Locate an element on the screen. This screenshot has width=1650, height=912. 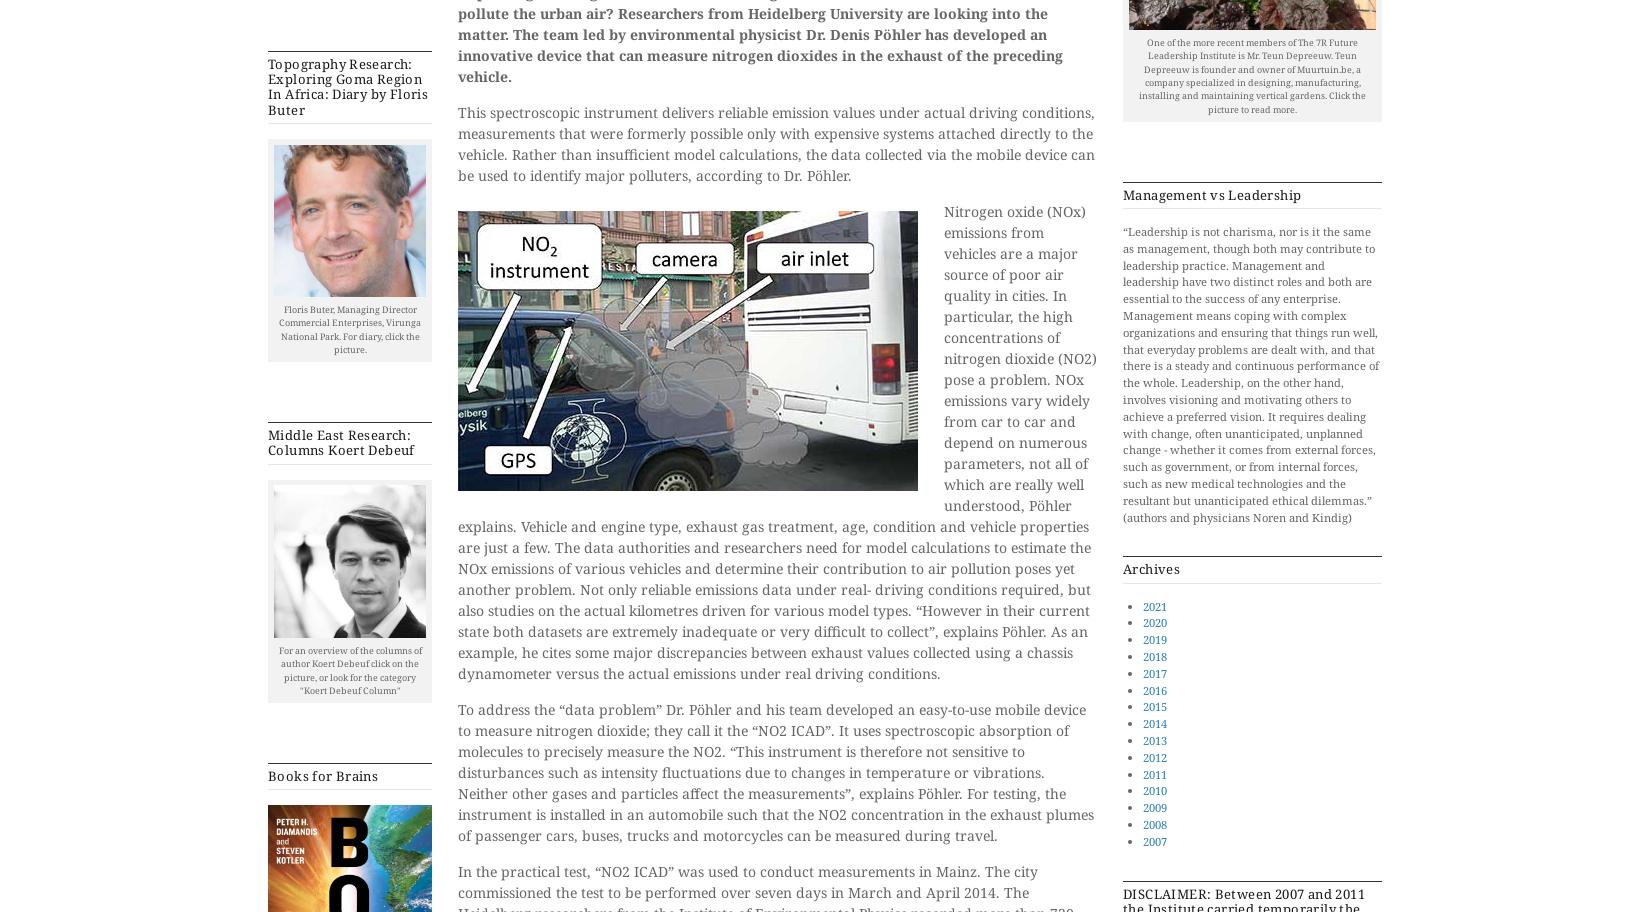
'2014' is located at coordinates (1141, 722).